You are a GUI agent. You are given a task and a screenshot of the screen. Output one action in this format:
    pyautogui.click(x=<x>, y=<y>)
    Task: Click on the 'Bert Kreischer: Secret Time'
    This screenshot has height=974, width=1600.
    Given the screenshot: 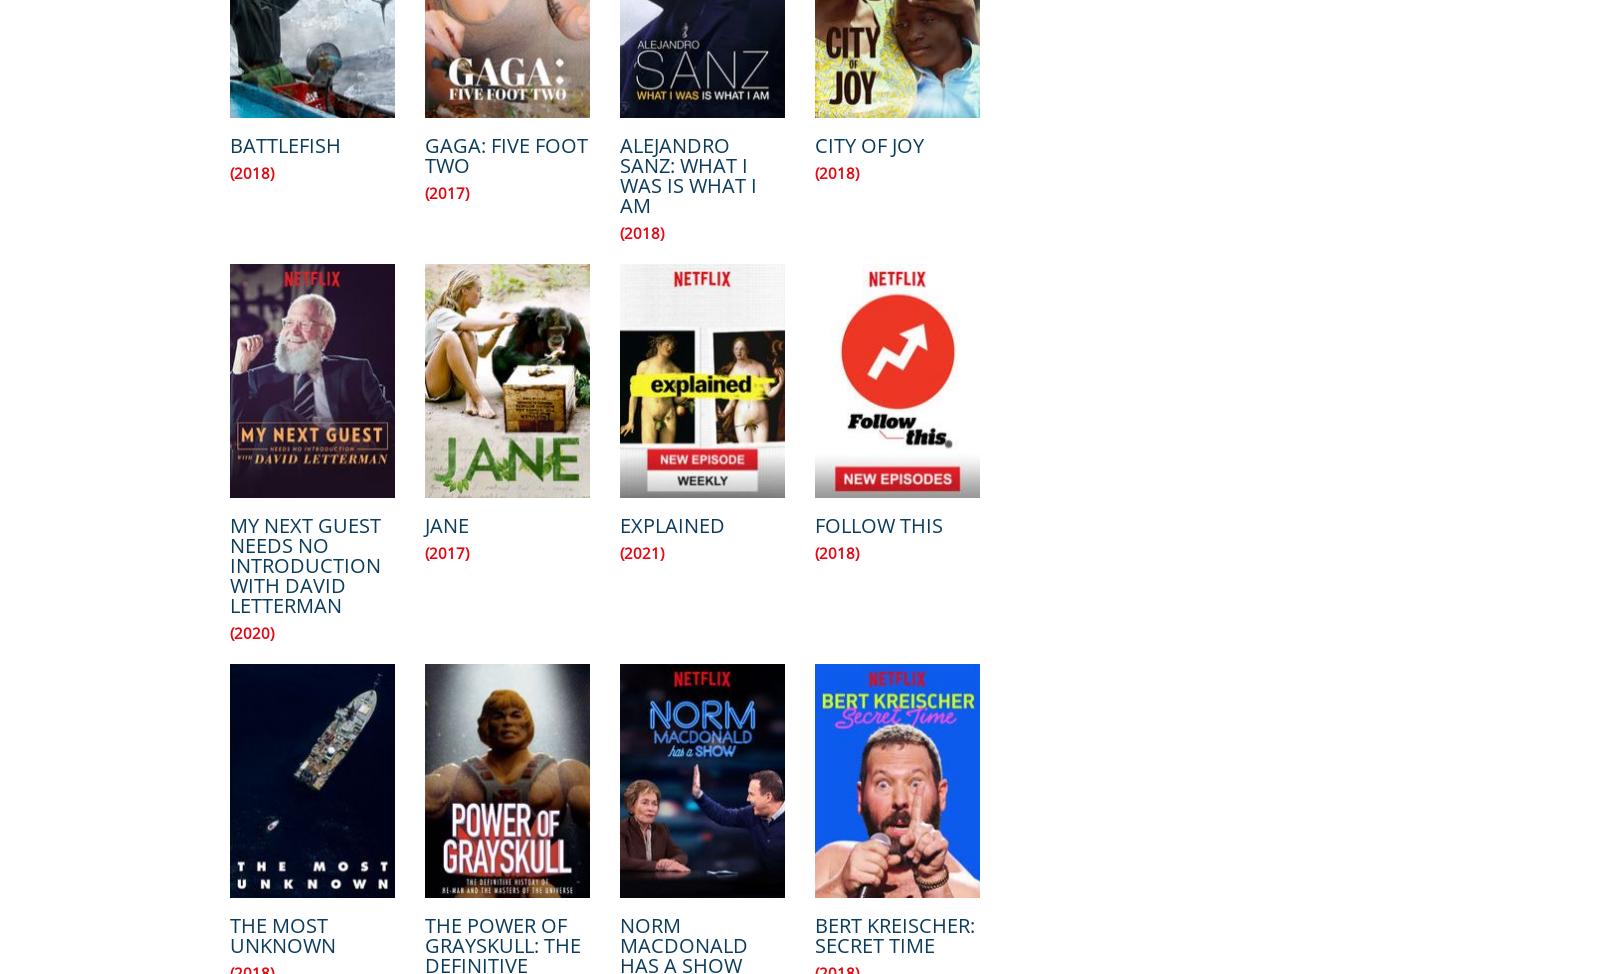 What is the action you would take?
    pyautogui.click(x=894, y=934)
    